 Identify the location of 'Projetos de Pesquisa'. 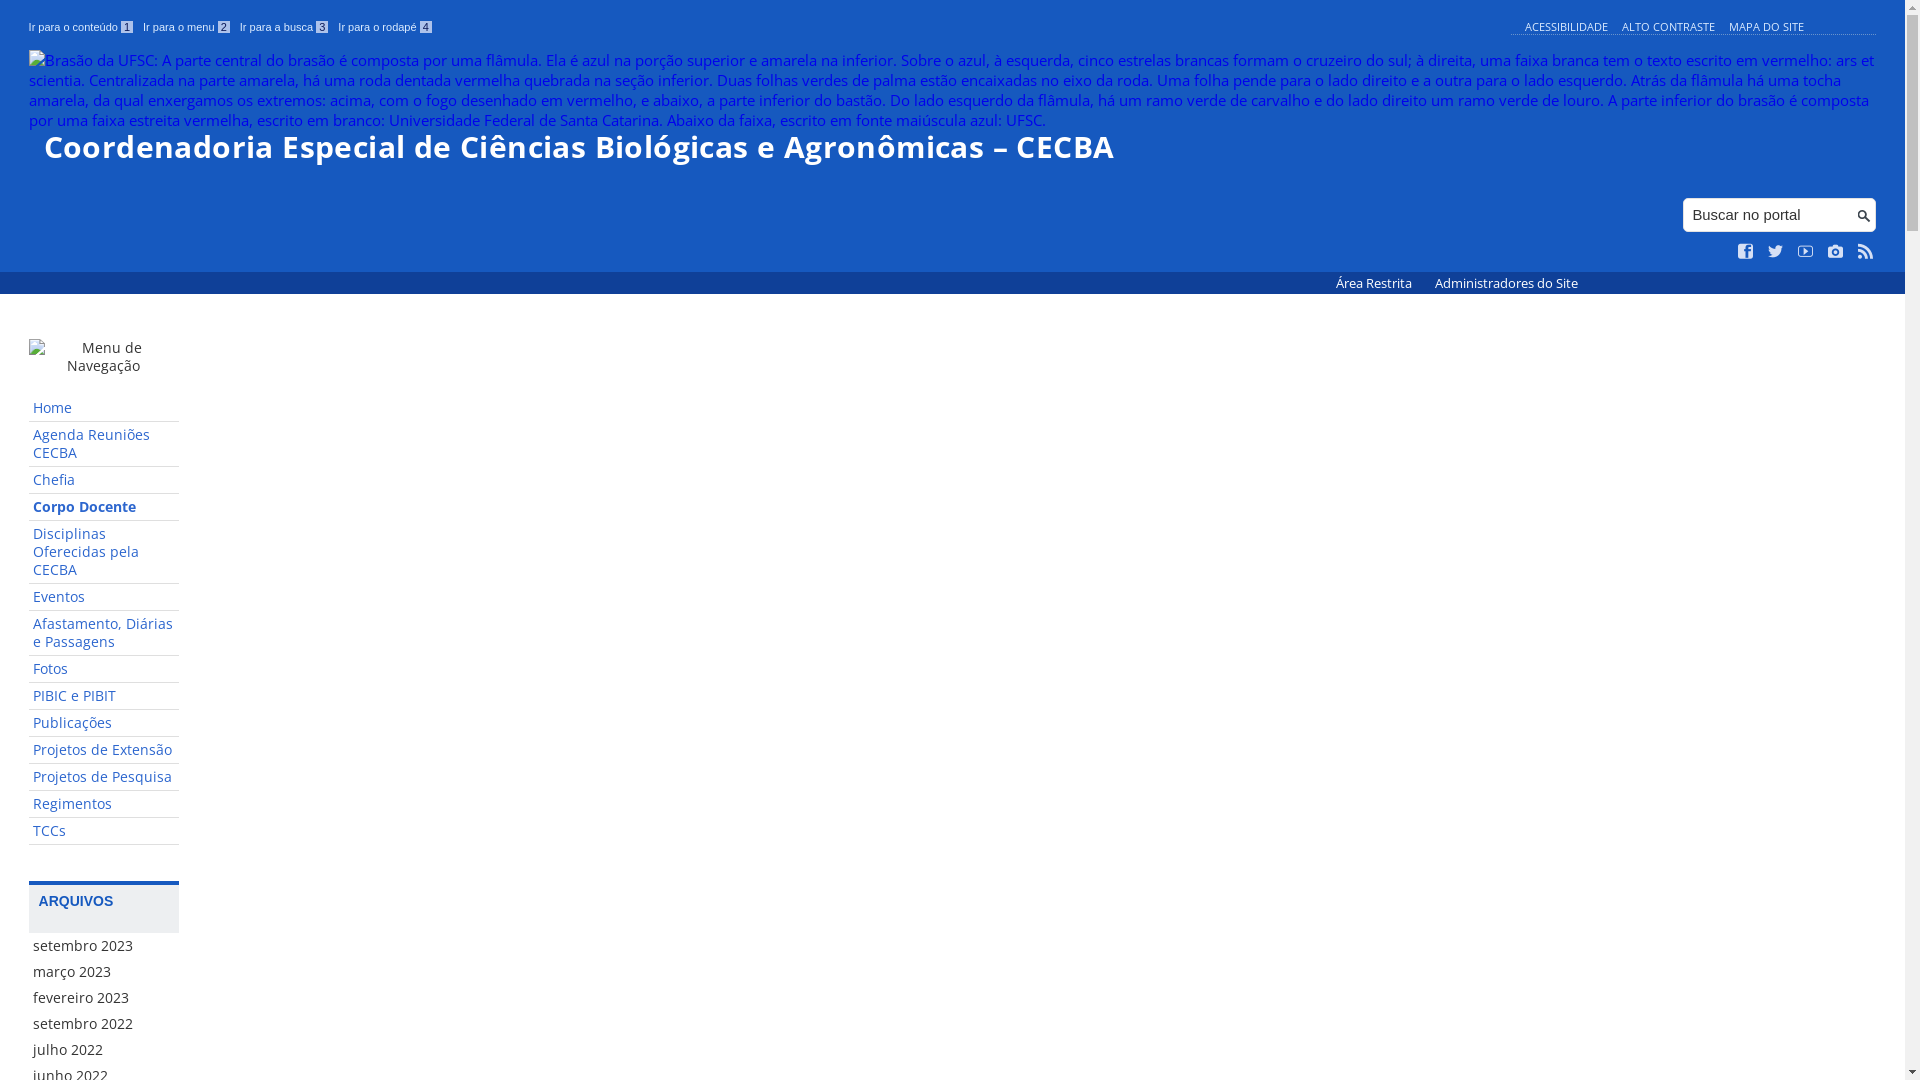
(103, 776).